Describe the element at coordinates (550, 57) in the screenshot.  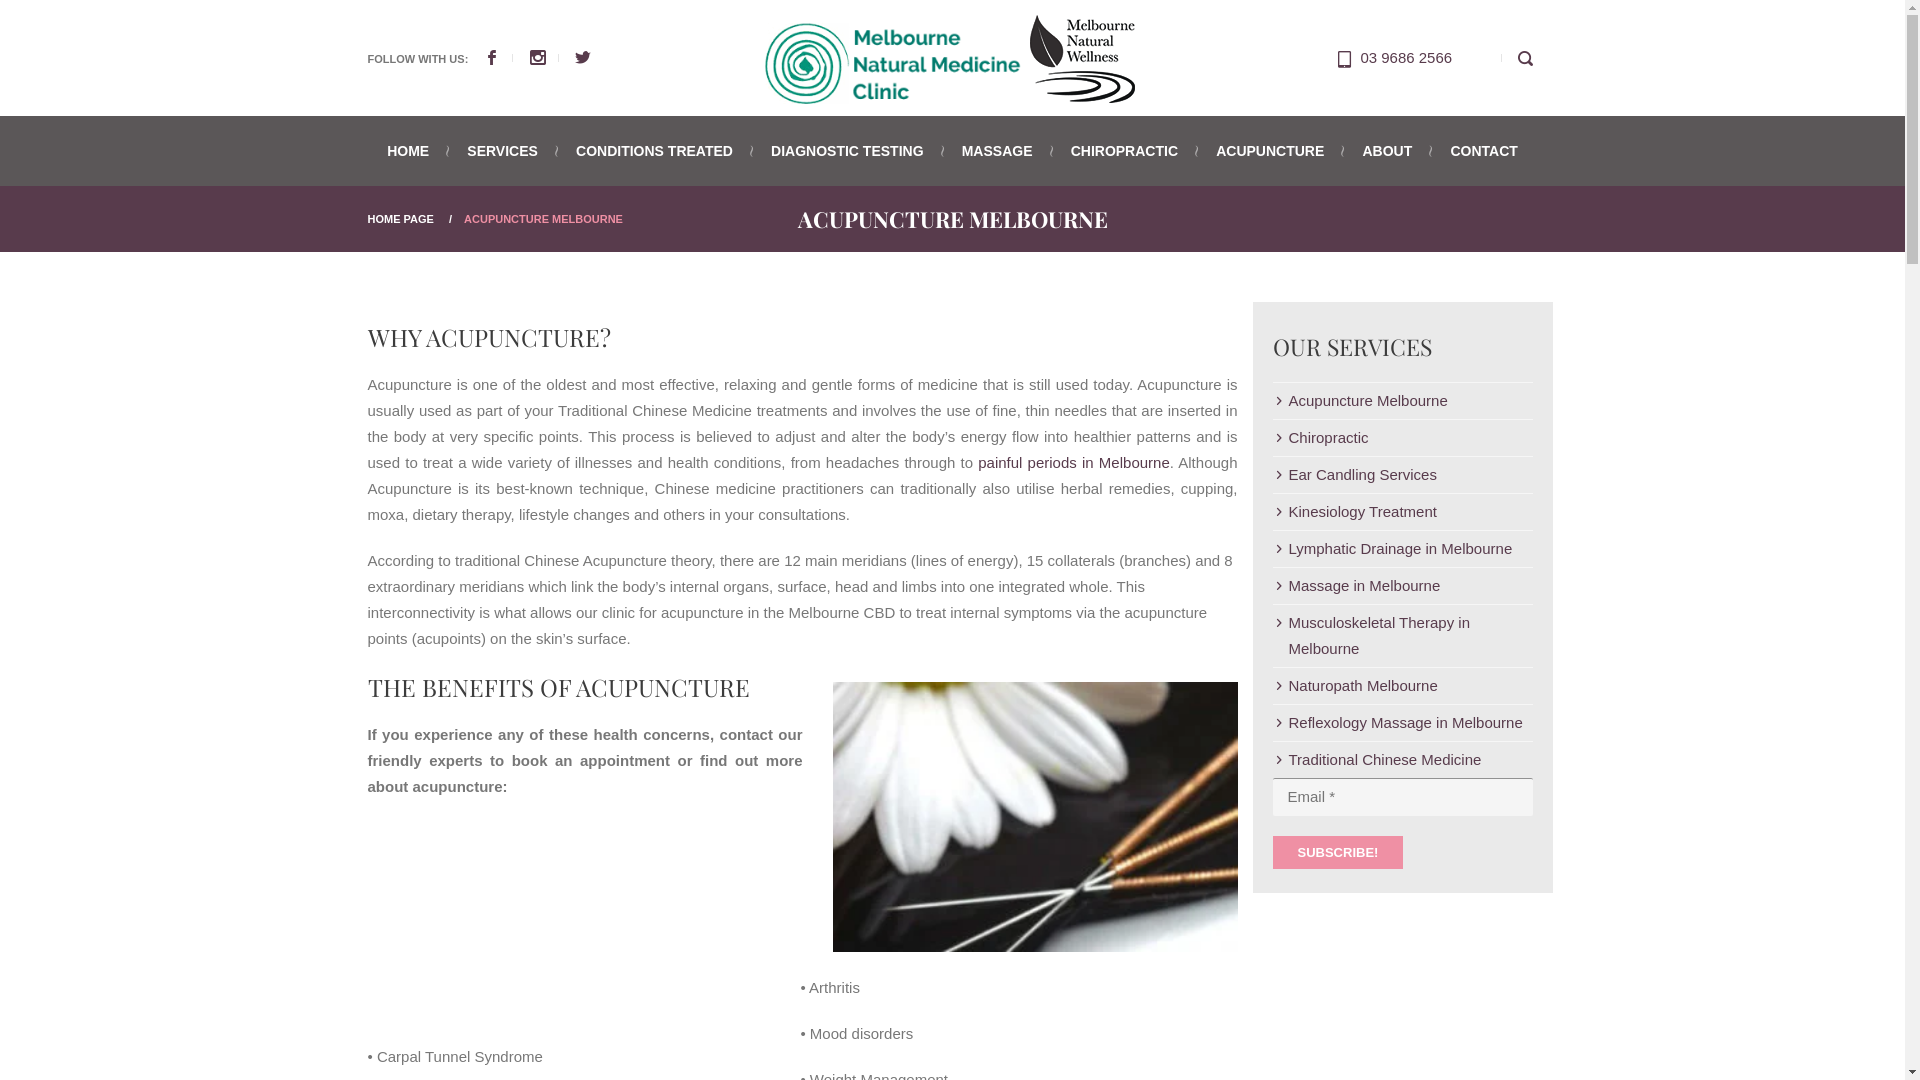
I see `'Instagram'` at that location.